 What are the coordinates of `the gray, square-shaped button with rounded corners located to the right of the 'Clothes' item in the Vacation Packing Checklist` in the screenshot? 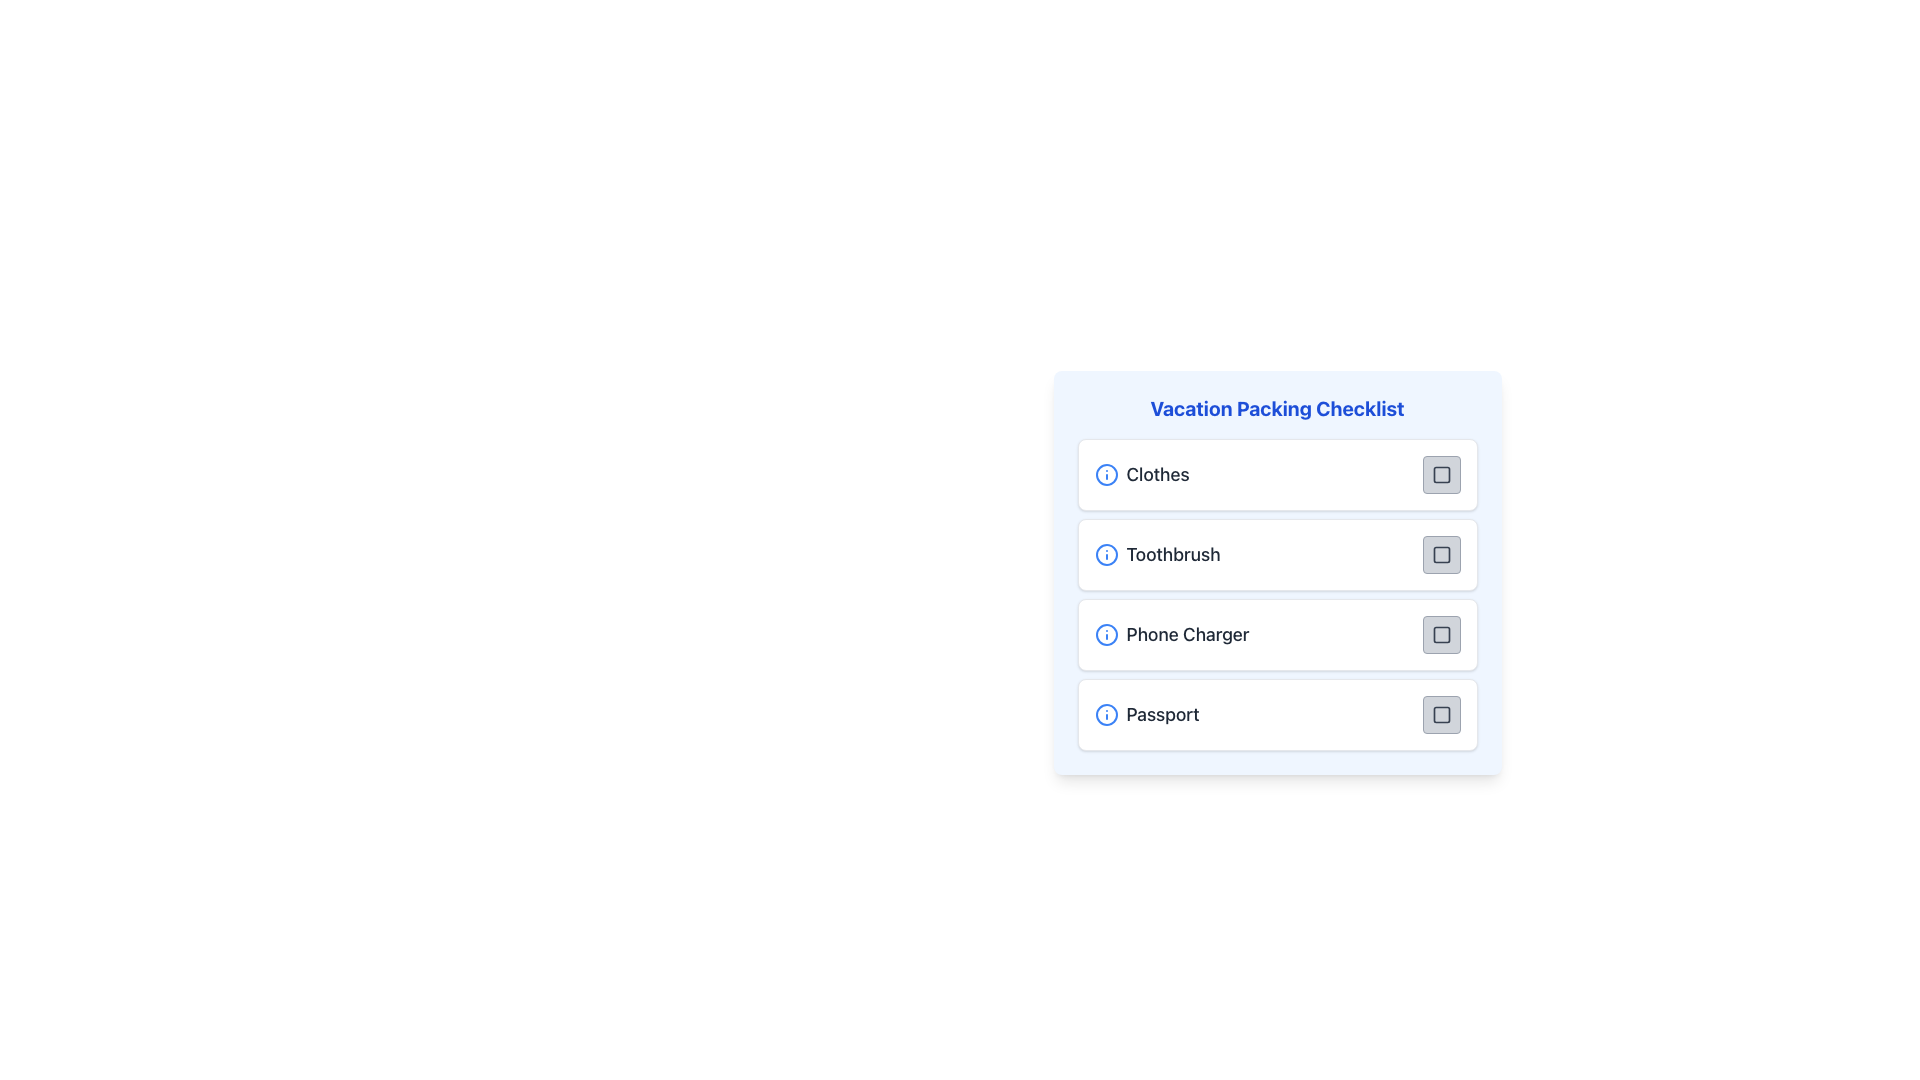 It's located at (1441, 474).